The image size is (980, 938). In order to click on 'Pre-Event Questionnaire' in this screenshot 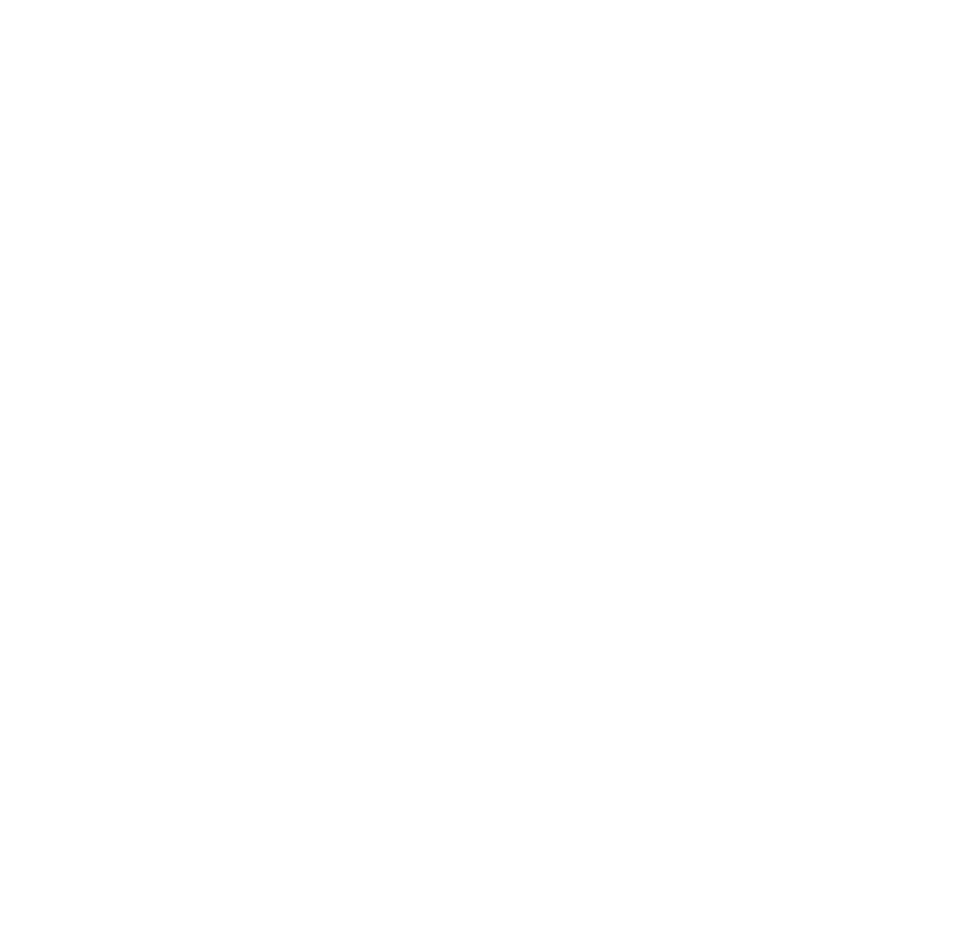, I will do `click(748, 731)`.